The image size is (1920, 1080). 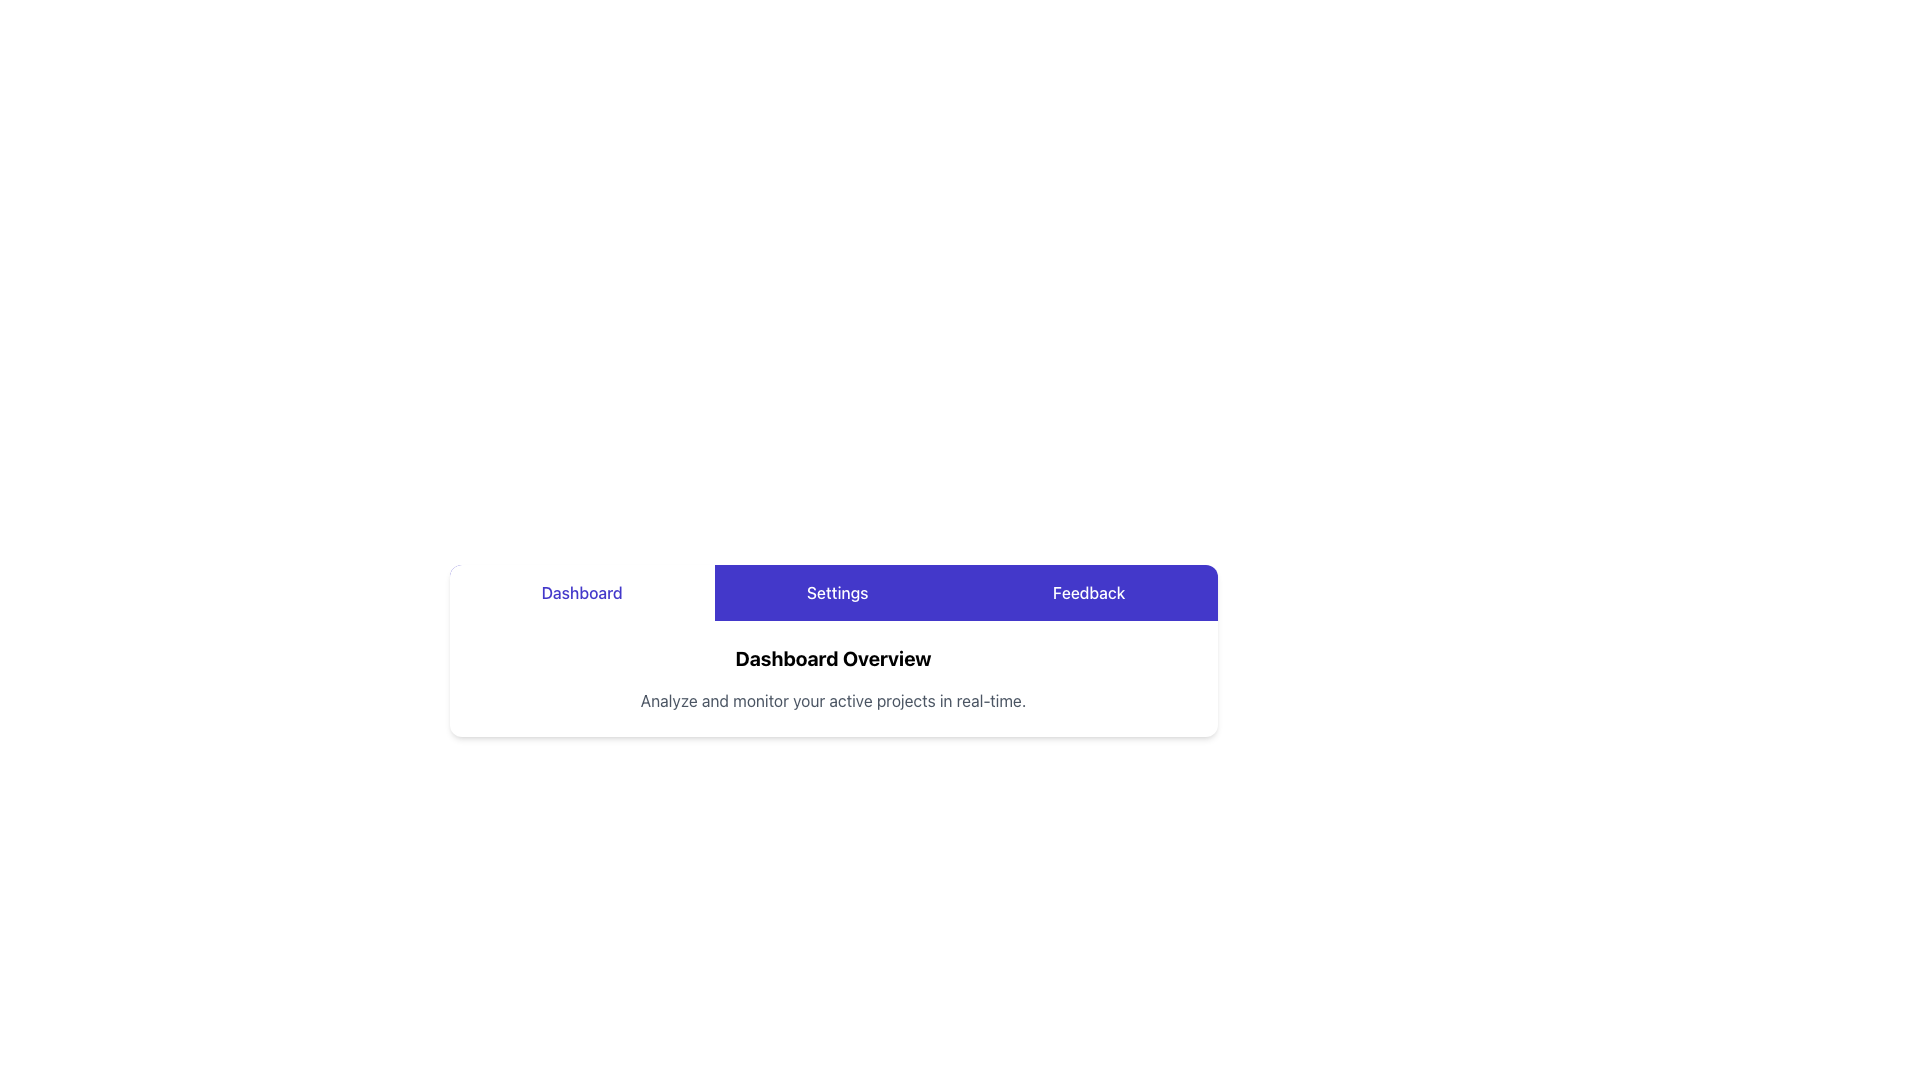 What do you see at coordinates (581, 592) in the screenshot?
I see `keyboard navigation` at bounding box center [581, 592].